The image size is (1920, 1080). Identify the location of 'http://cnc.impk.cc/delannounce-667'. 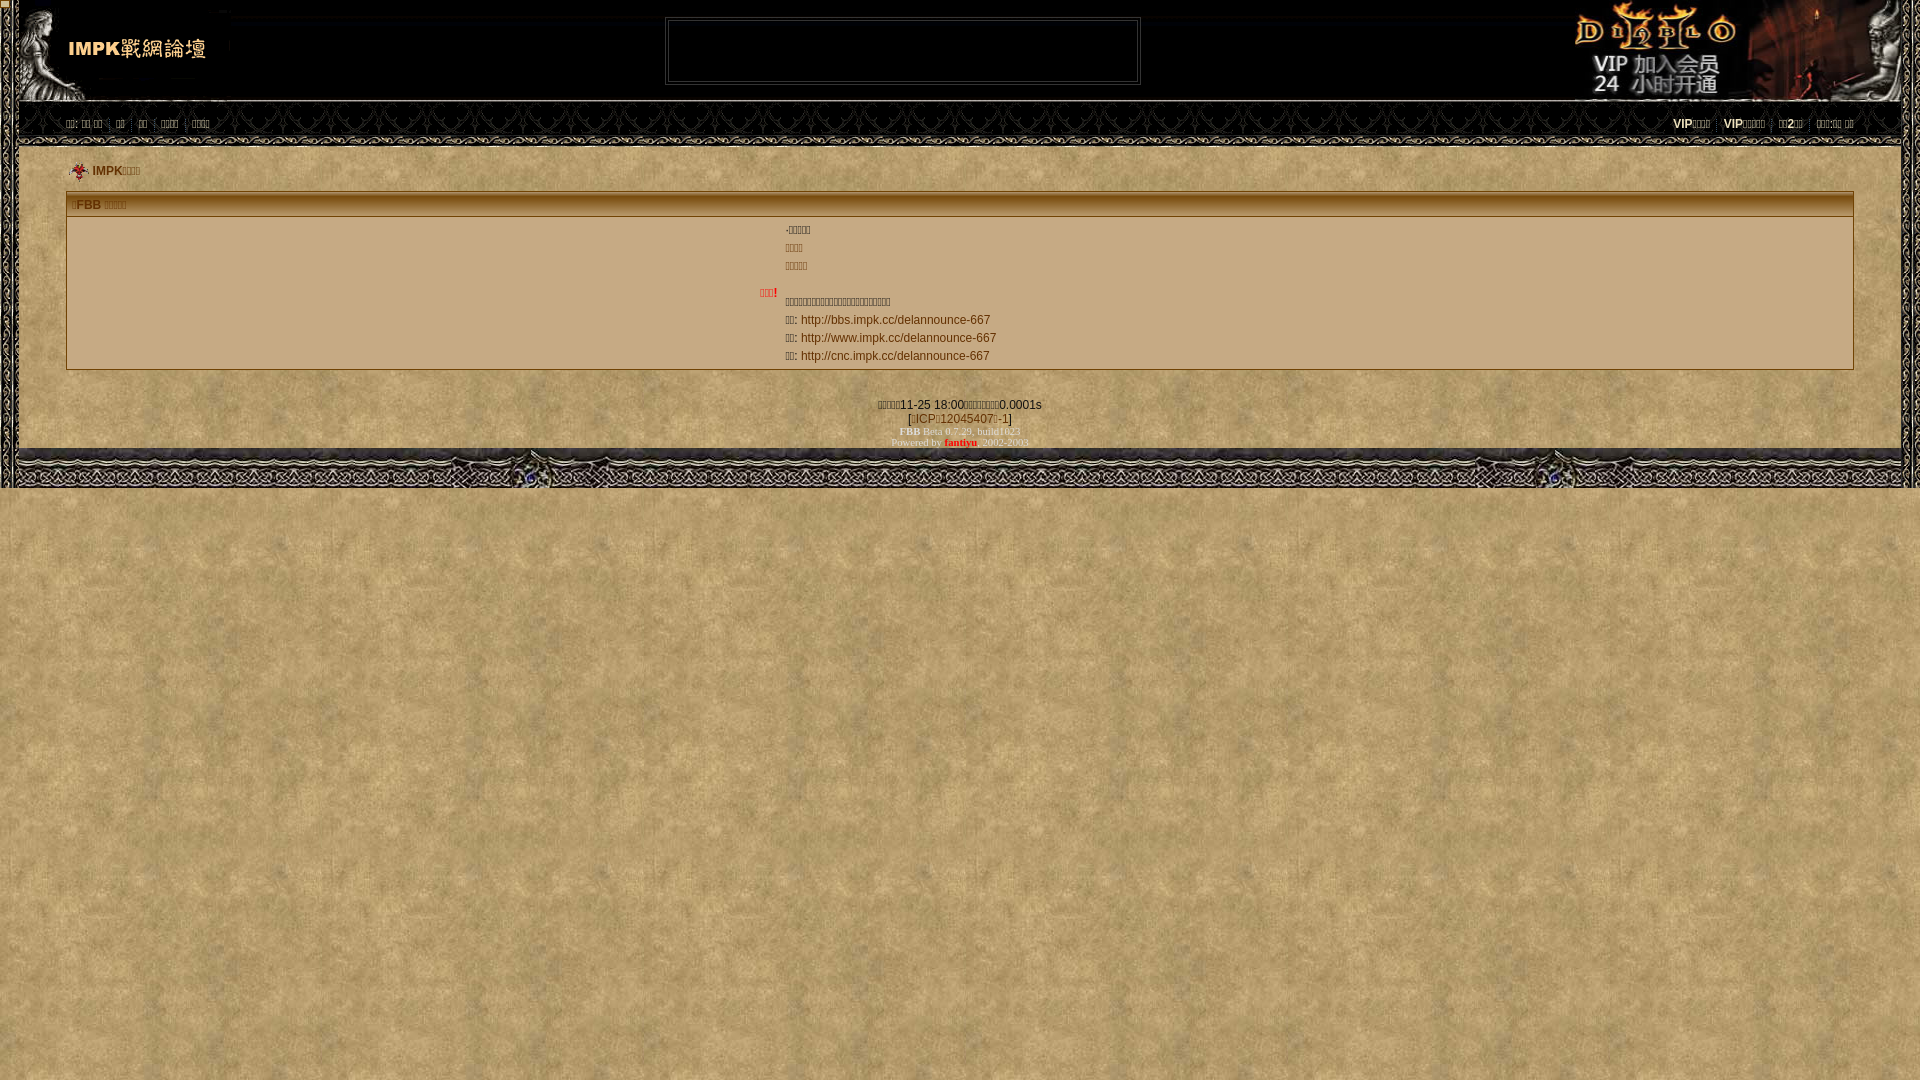
(801, 354).